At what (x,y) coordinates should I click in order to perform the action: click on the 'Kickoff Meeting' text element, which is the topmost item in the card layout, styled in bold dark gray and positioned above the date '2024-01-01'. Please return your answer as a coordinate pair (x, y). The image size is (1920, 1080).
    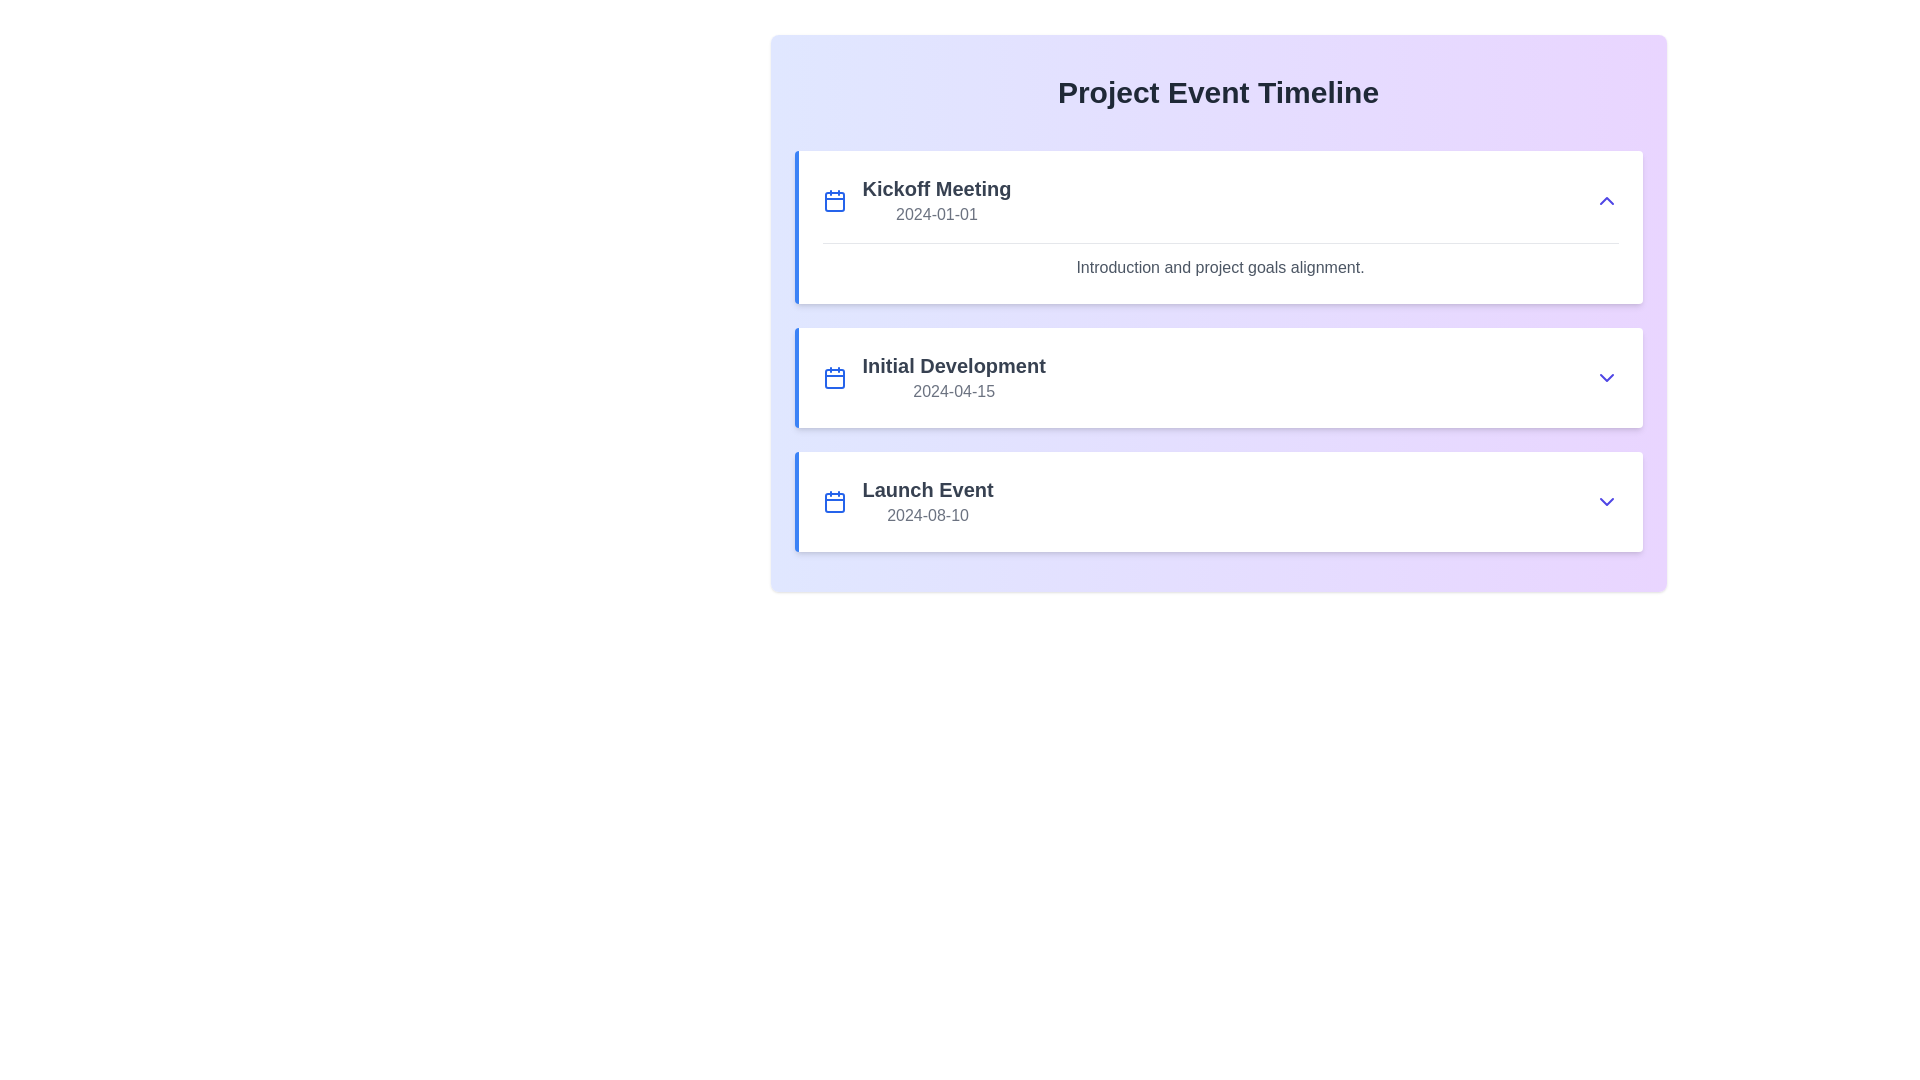
    Looking at the image, I should click on (935, 189).